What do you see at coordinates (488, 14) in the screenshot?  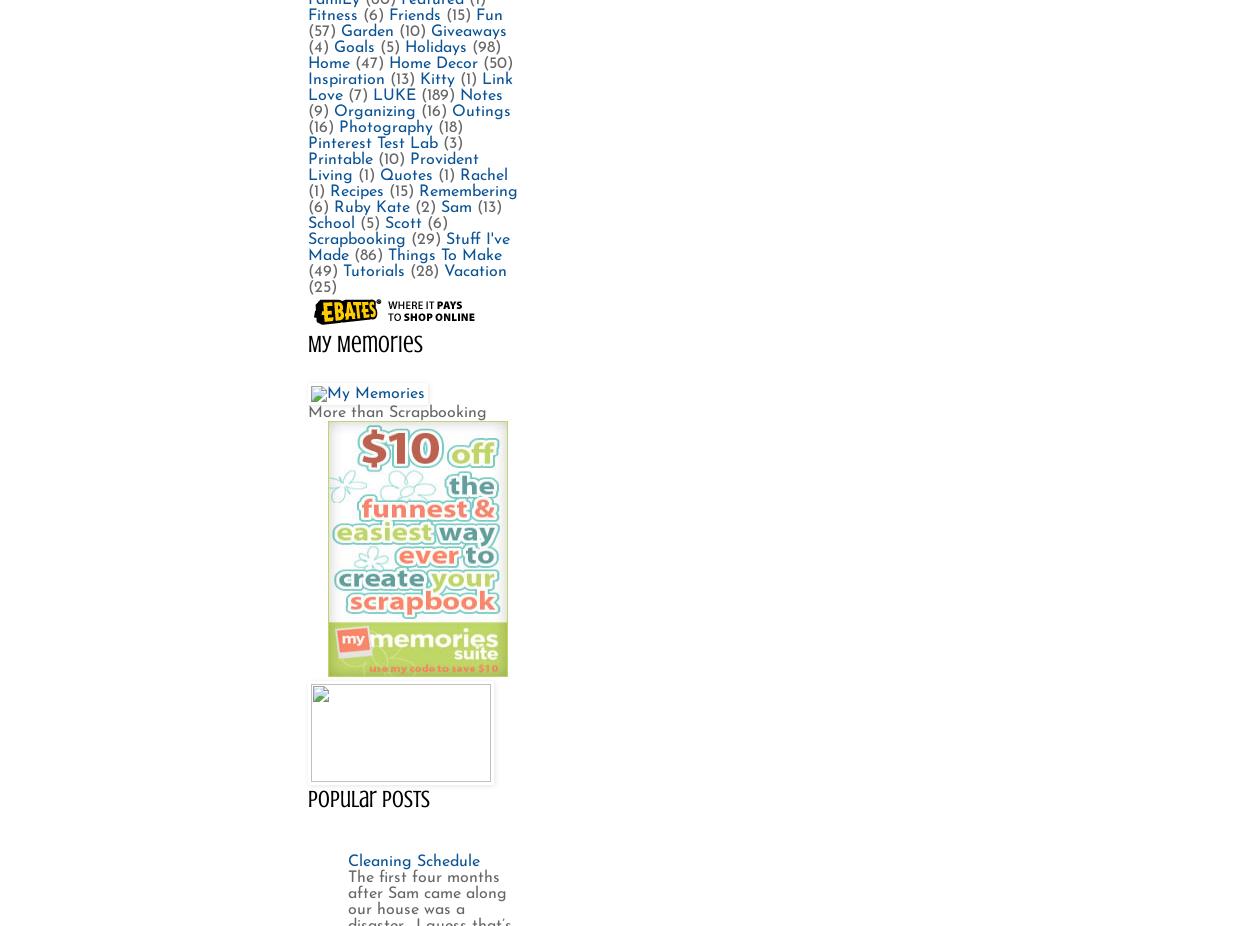 I see `'Fun'` at bounding box center [488, 14].